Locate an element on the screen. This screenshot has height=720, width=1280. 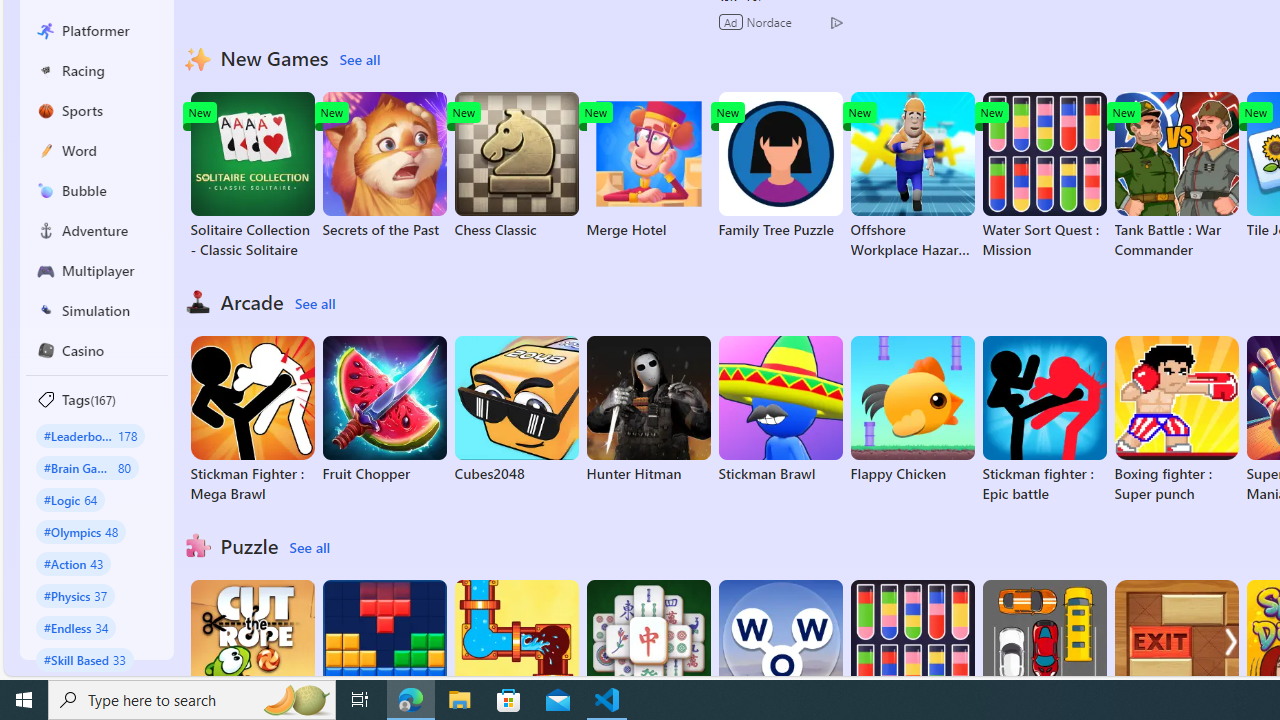
'Merge Hotel' is located at coordinates (648, 164).